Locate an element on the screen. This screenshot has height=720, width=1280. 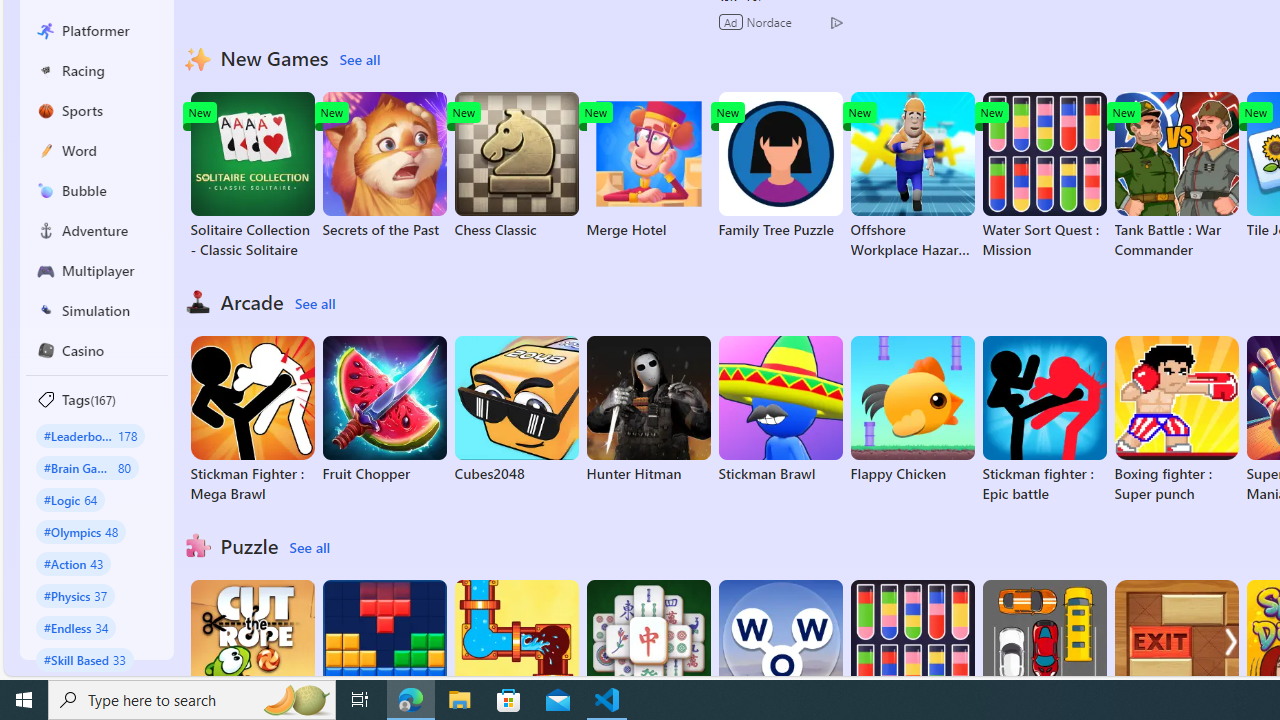
'Merge Hotel' is located at coordinates (648, 164).